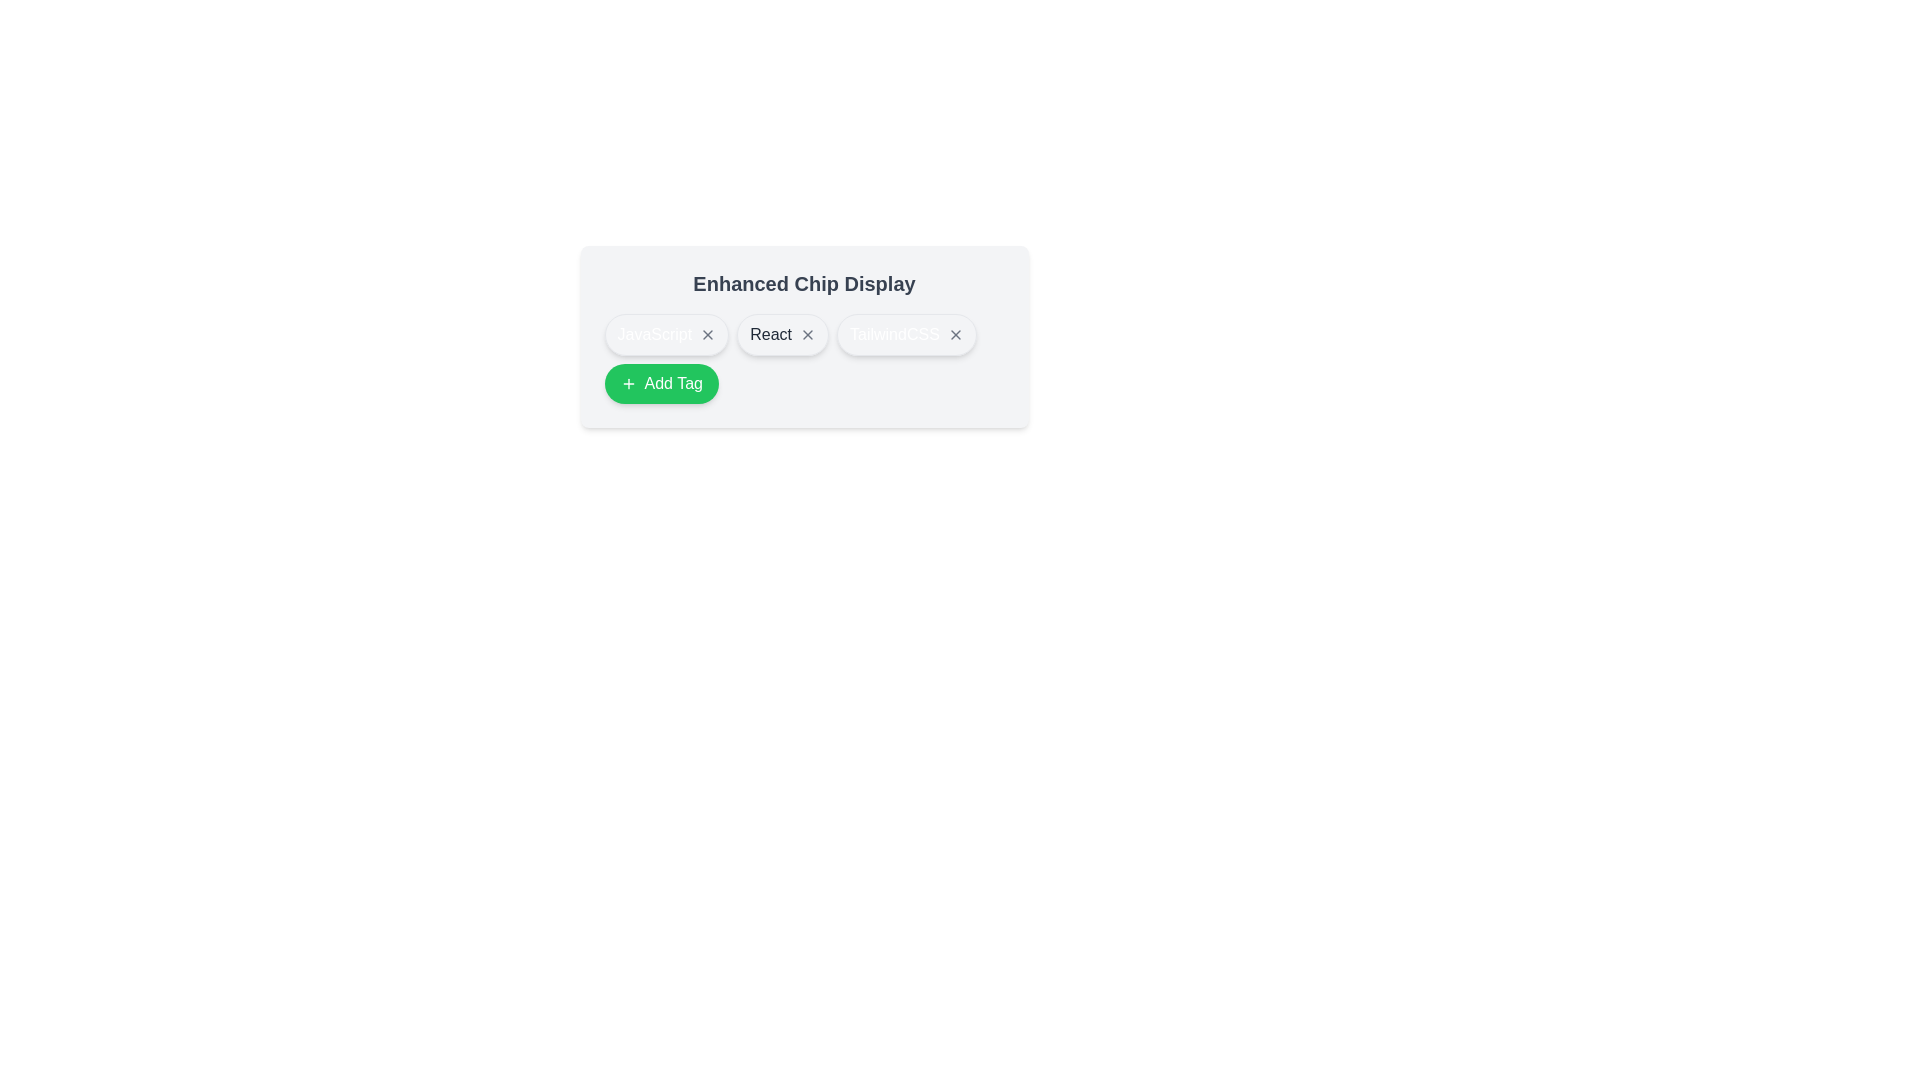  I want to click on the tag by clicking on the close icon of the tag with text JavaScript, so click(708, 334).